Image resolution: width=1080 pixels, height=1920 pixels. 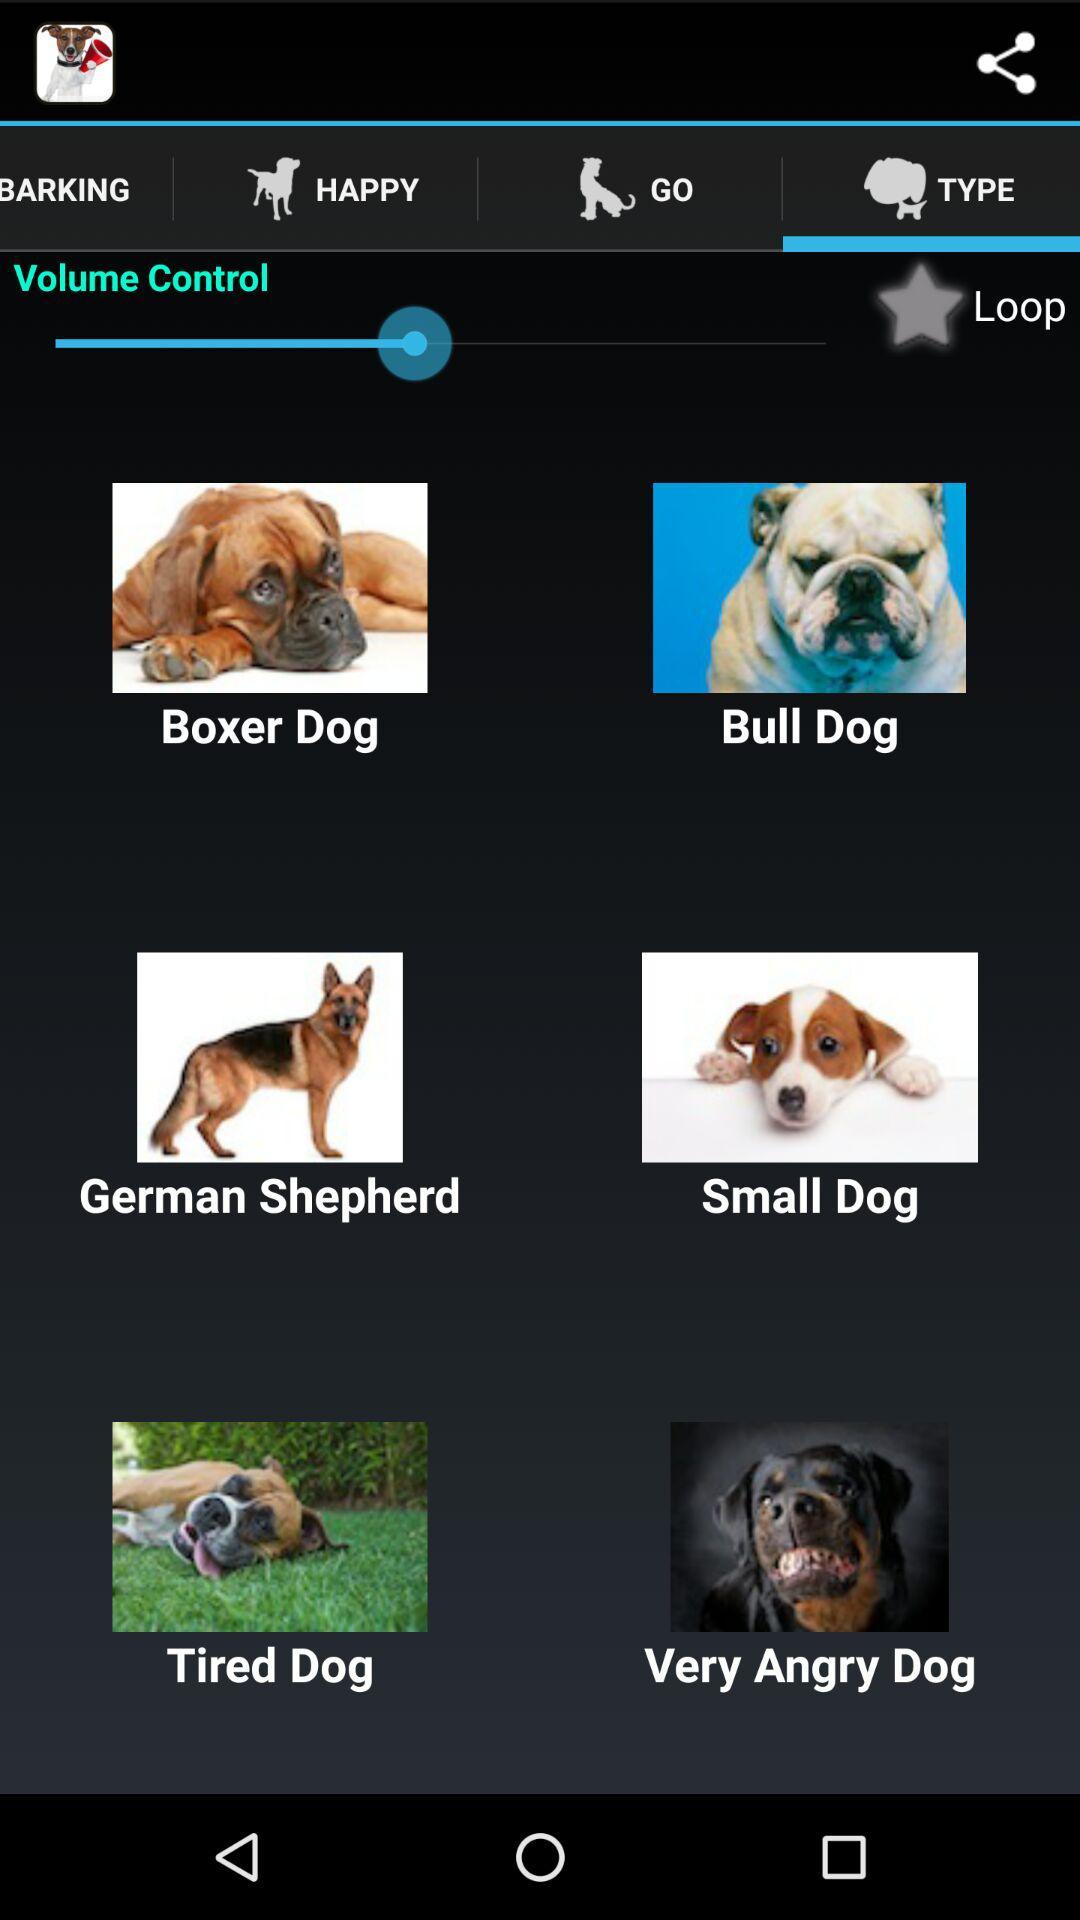 I want to click on german shepherd item, so click(x=270, y=1088).